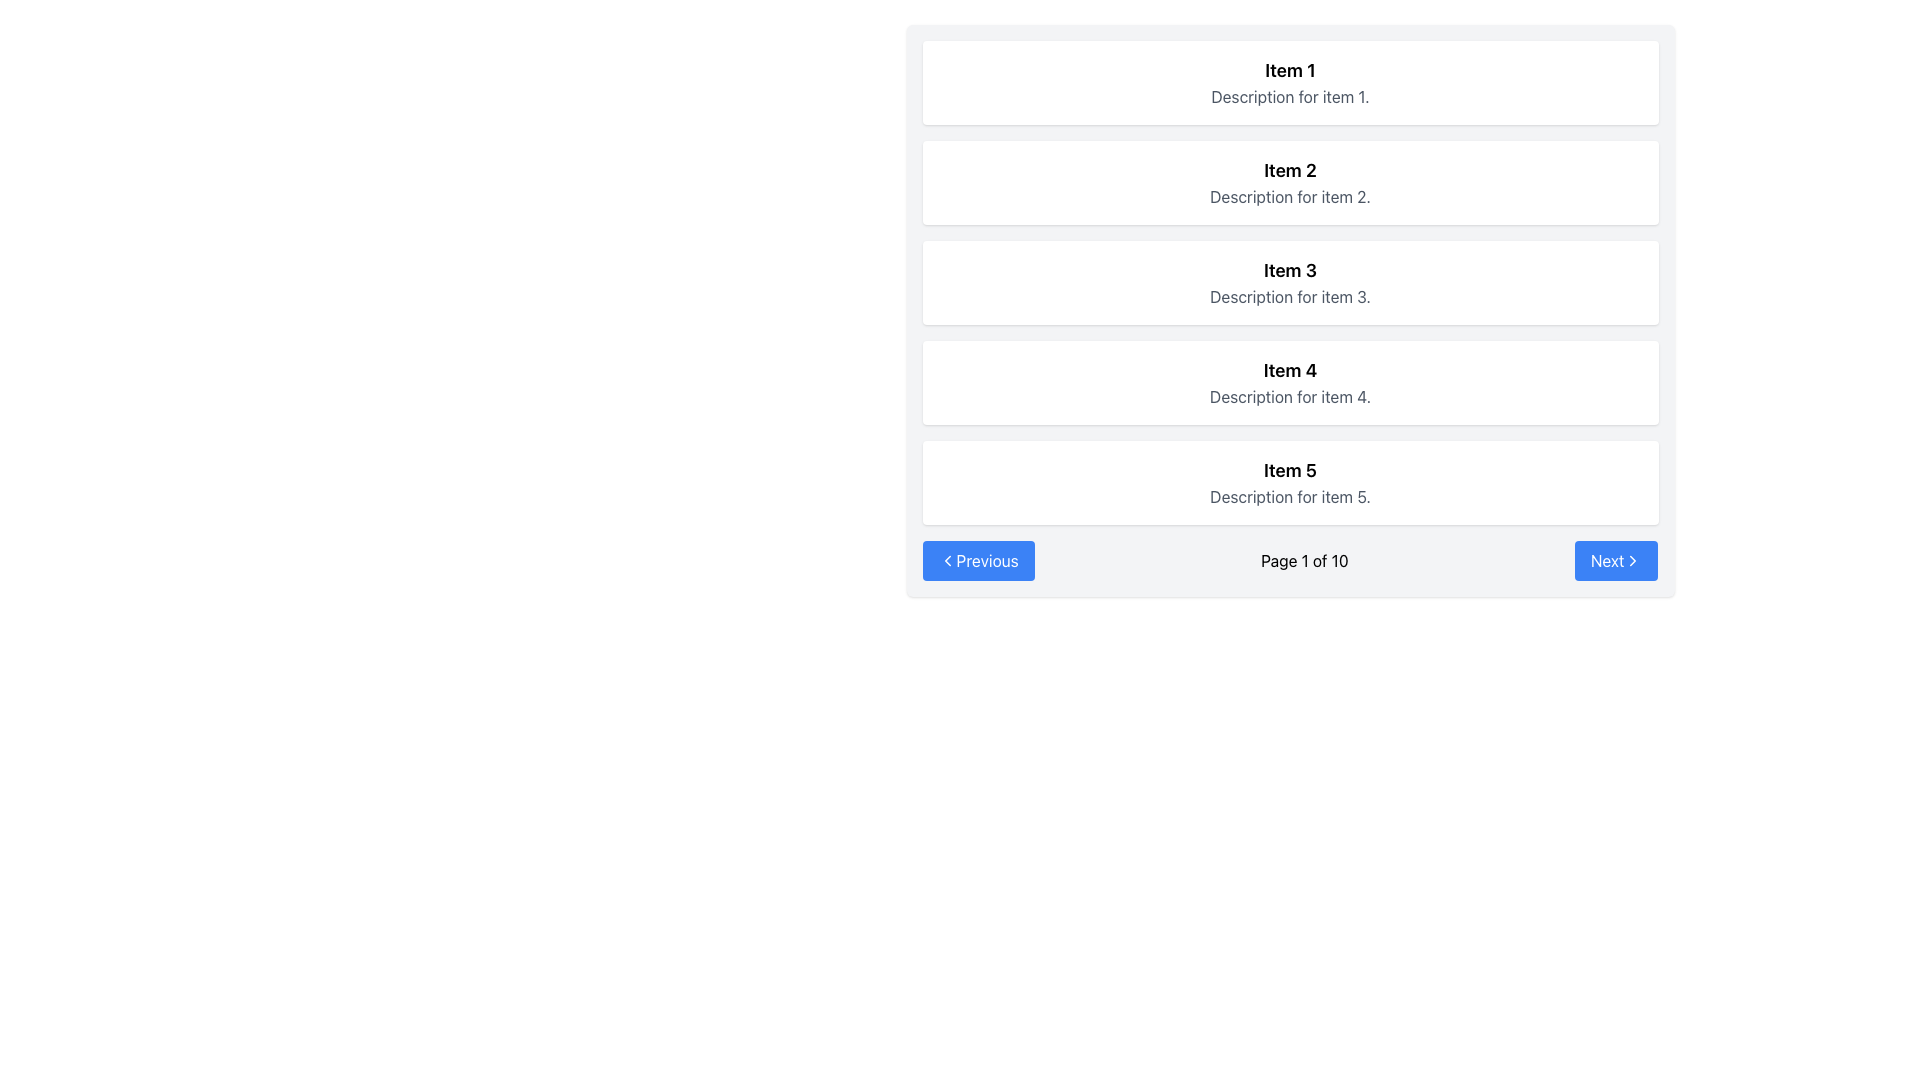 This screenshot has width=1920, height=1080. What do you see at coordinates (1290, 470) in the screenshot?
I see `the title text label located at the top of the fifth card in a vertically stacked list of cards, which serves as the header for the card's content` at bounding box center [1290, 470].